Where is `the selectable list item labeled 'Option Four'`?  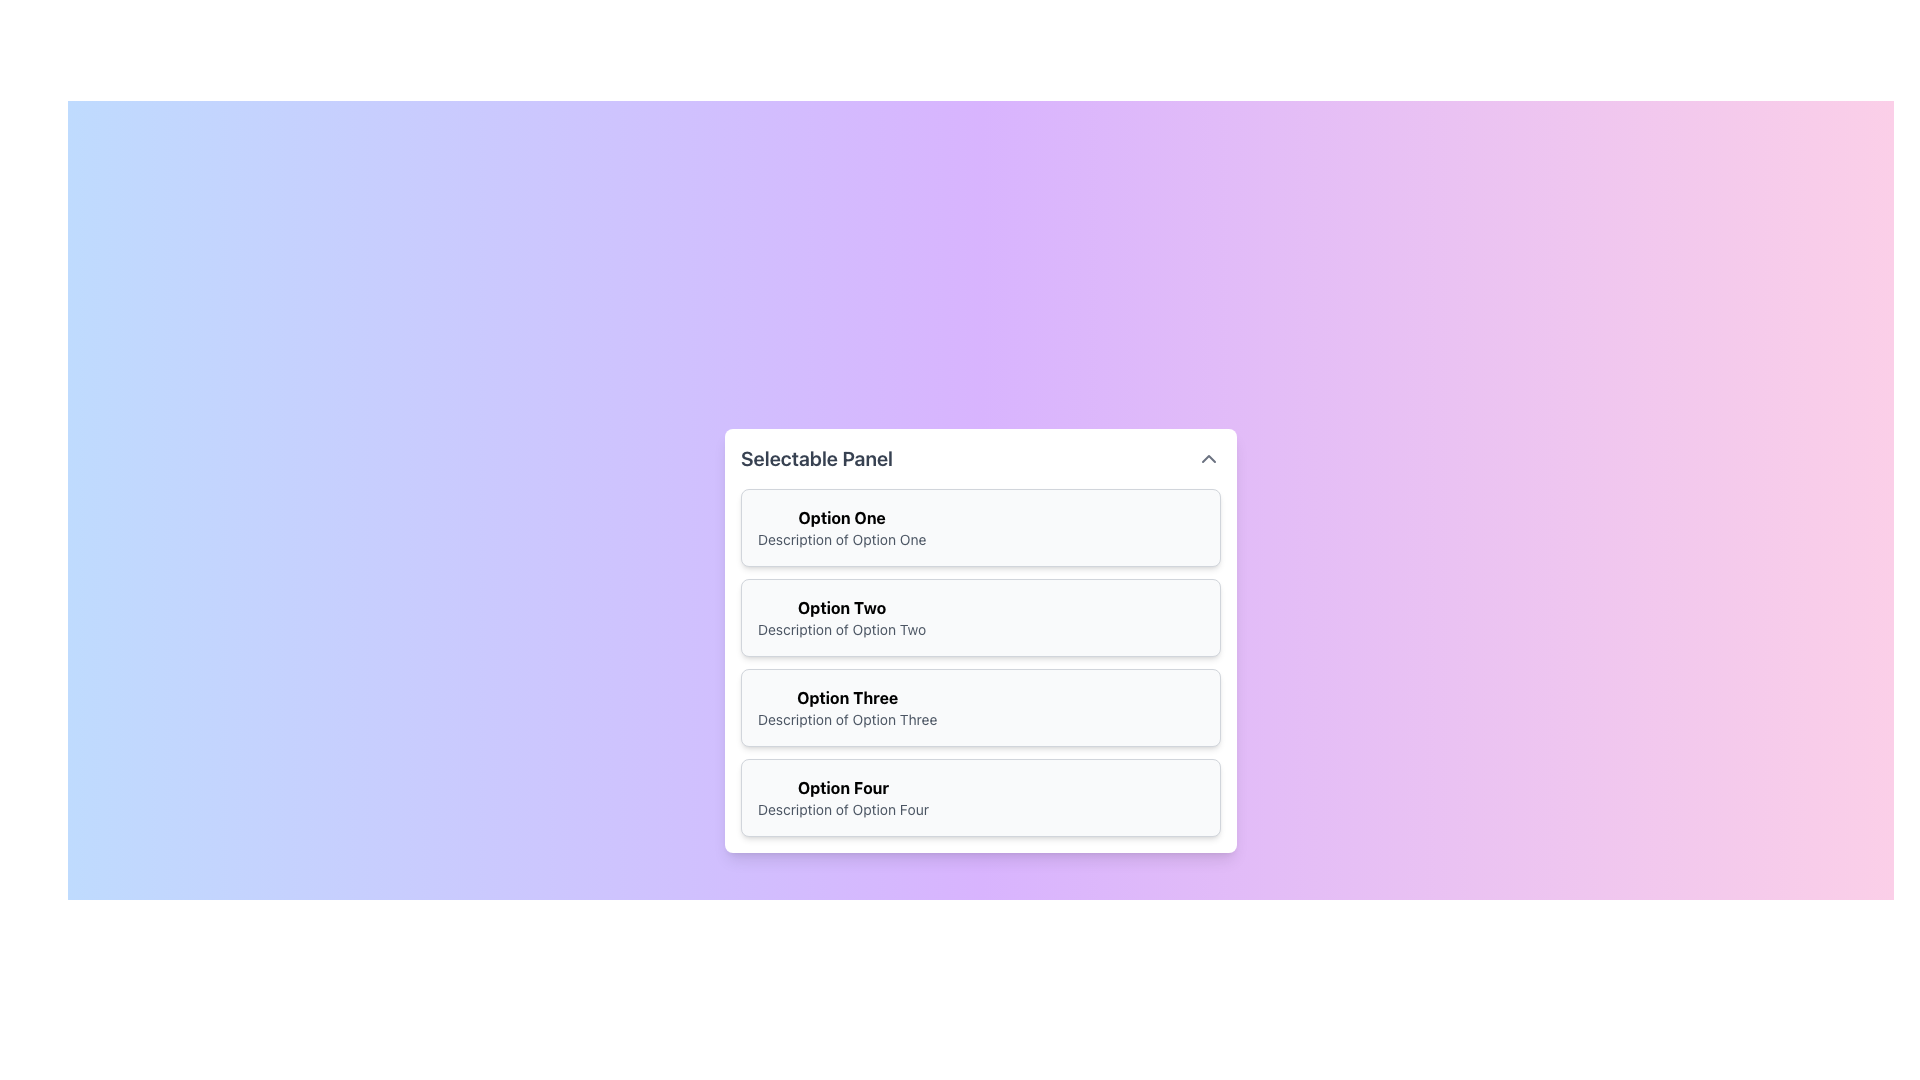 the selectable list item labeled 'Option Four' is located at coordinates (980, 797).